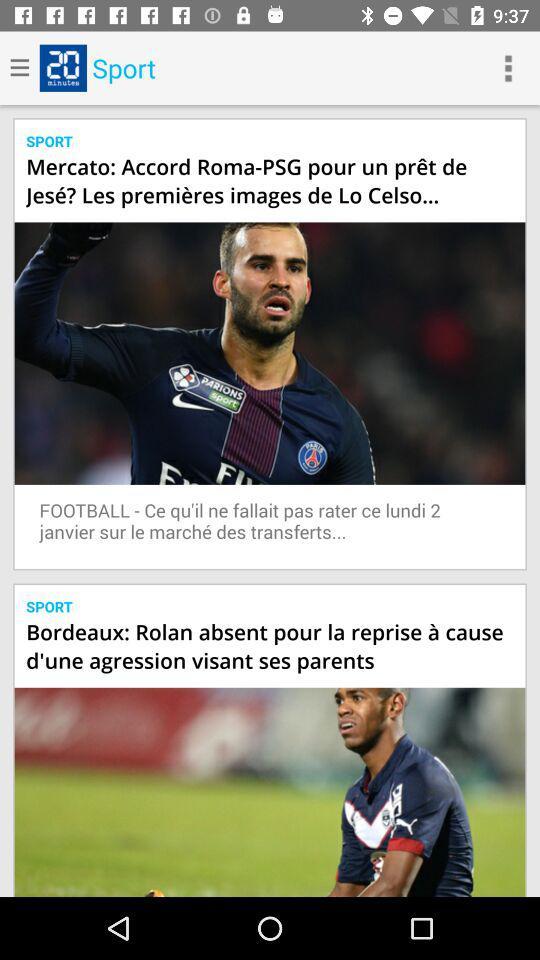 The image size is (540, 960). I want to click on the customized options icon, so click(508, 68).